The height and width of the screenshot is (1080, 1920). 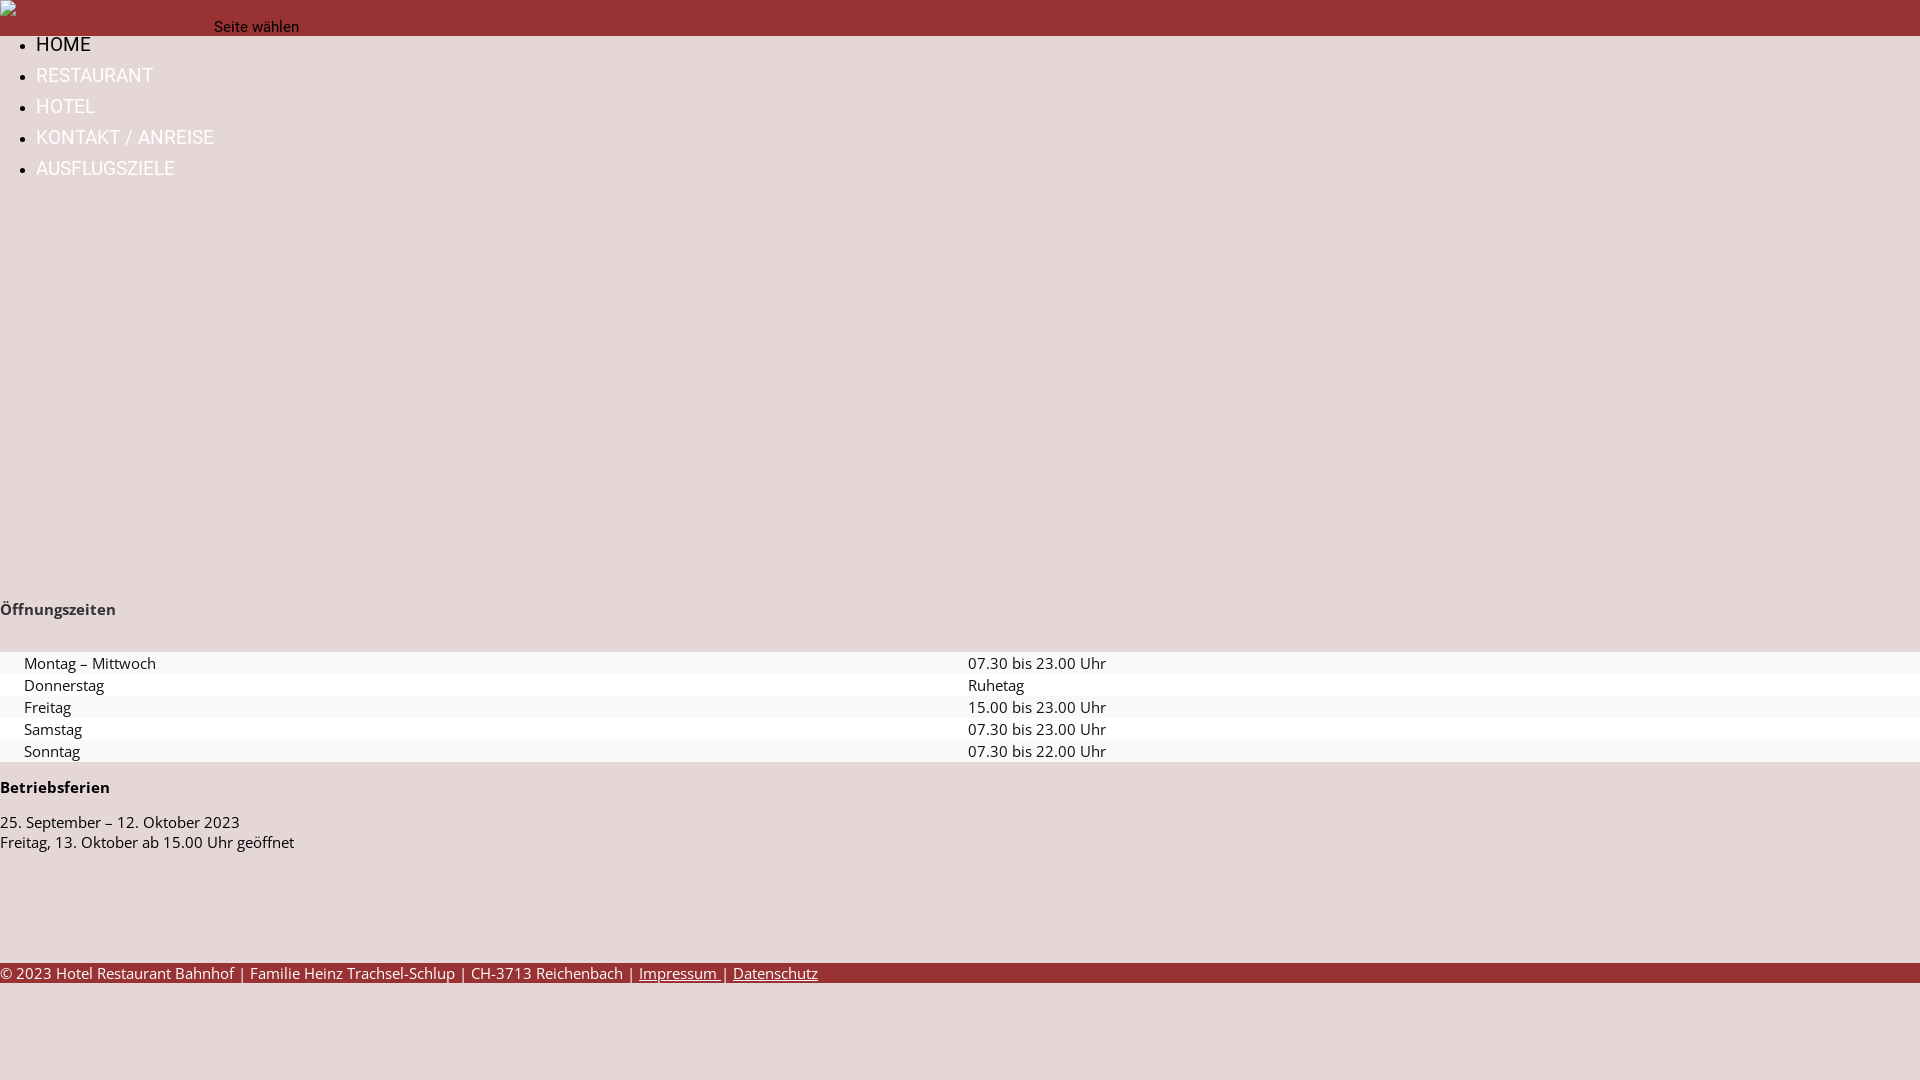 What do you see at coordinates (35, 106) in the screenshot?
I see `'HOTEL'` at bounding box center [35, 106].